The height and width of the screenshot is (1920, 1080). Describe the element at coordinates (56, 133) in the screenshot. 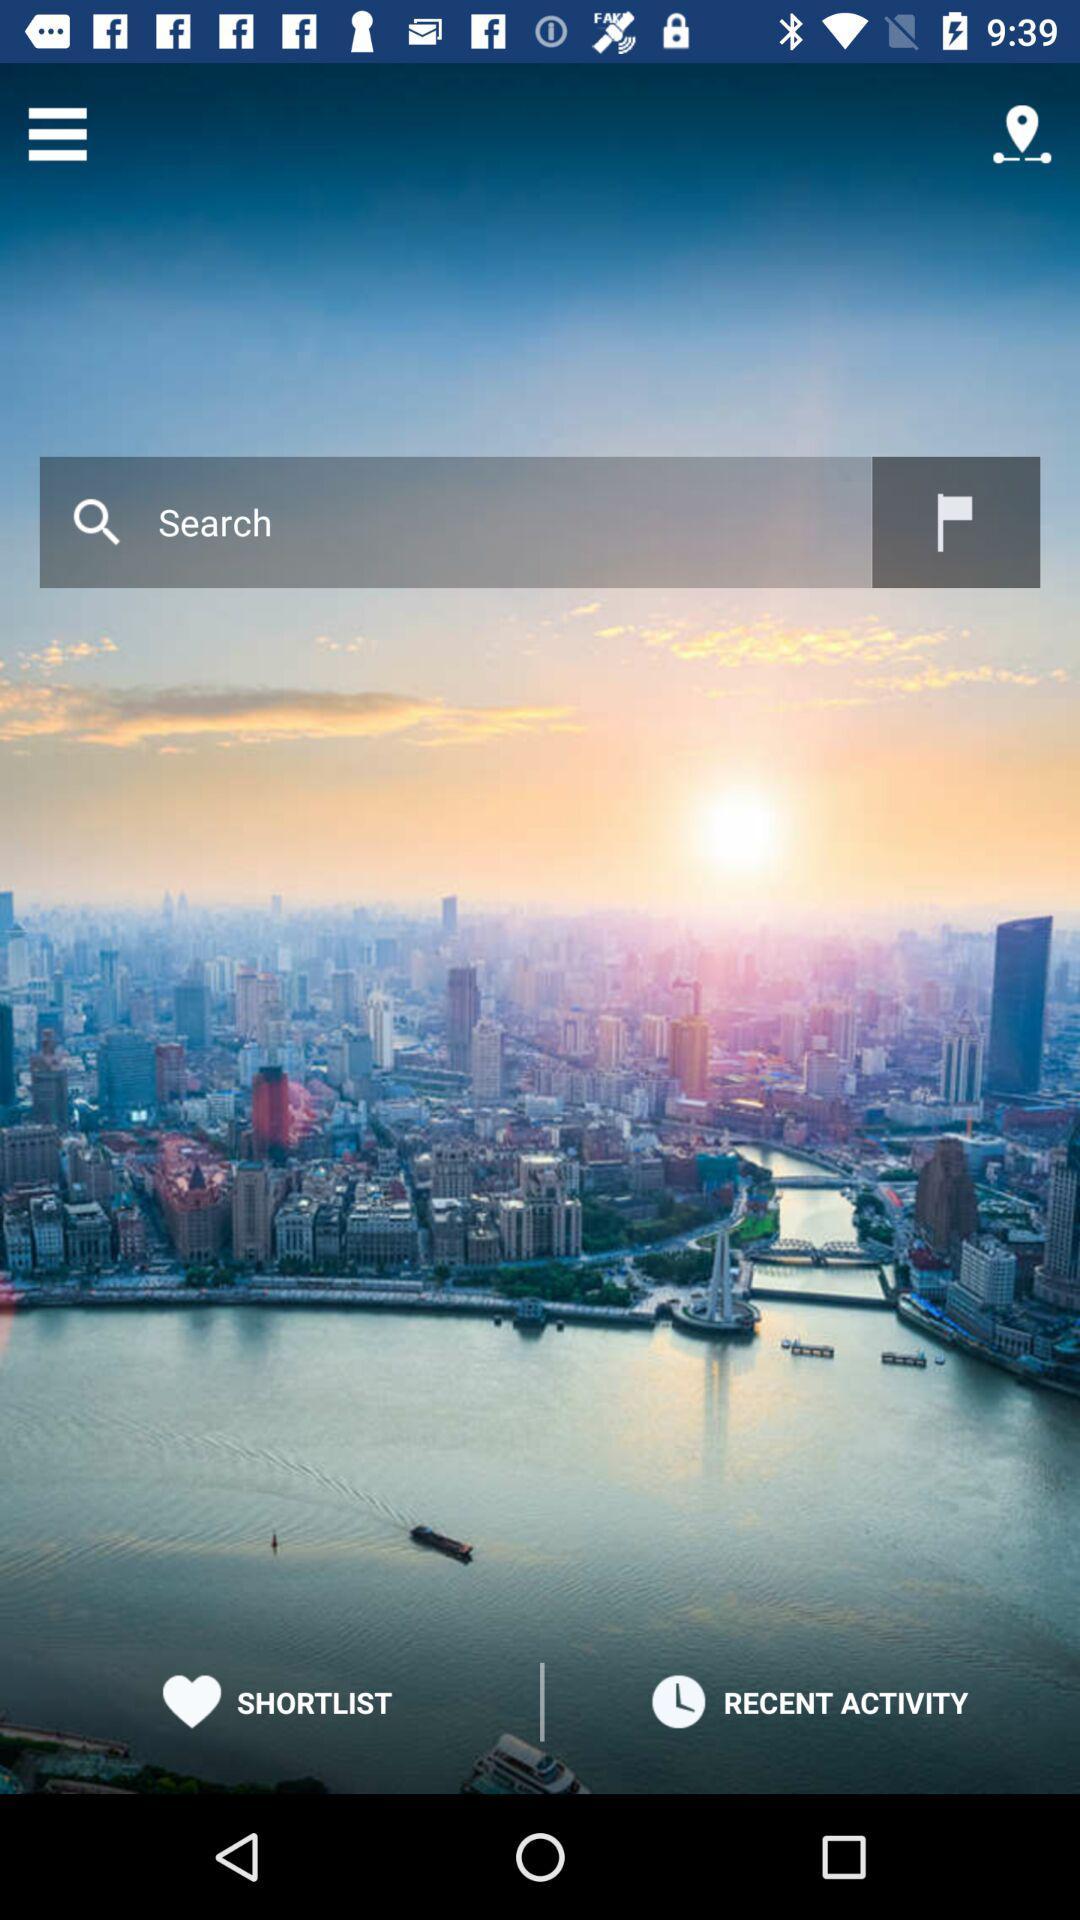

I see `menu button` at that location.